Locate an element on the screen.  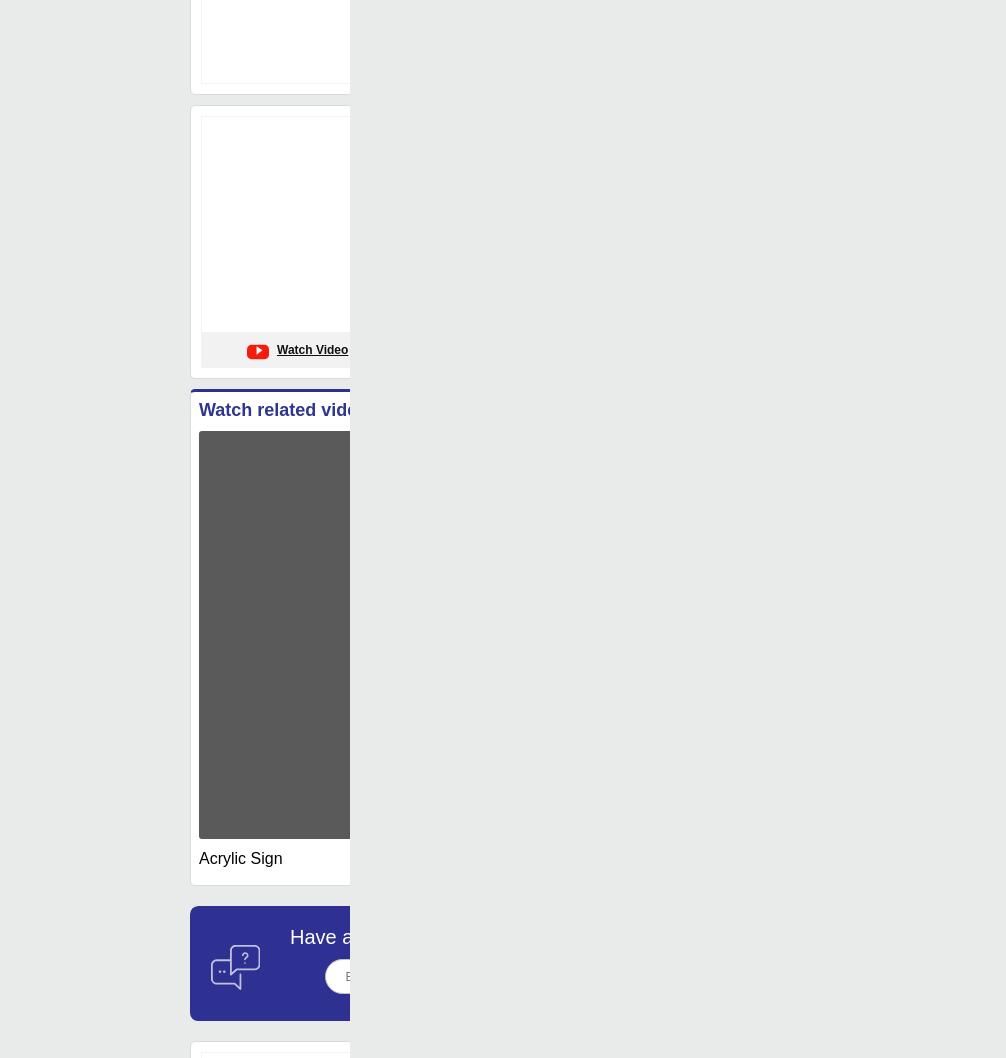
':  Aluminium' is located at coordinates (523, 378).